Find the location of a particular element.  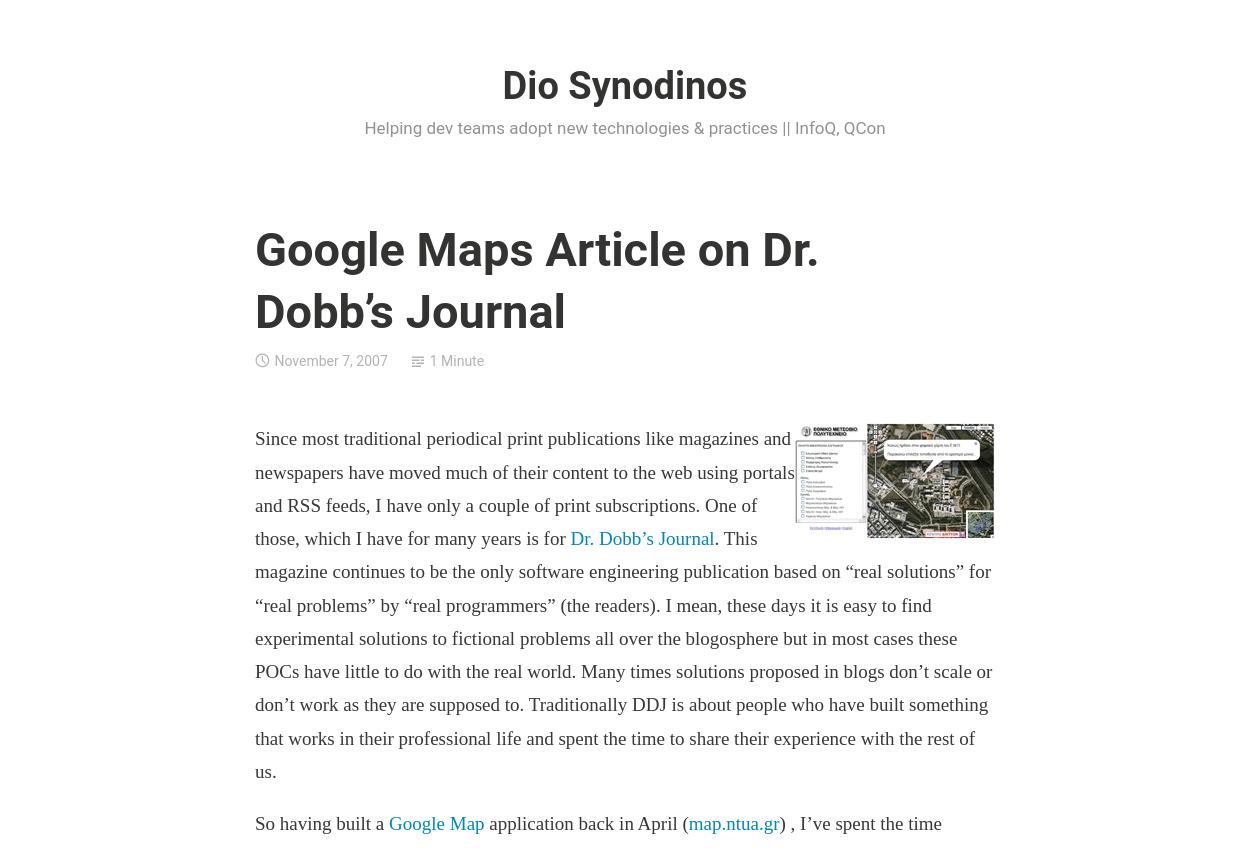

'map.ntua.gr' is located at coordinates (732, 823).